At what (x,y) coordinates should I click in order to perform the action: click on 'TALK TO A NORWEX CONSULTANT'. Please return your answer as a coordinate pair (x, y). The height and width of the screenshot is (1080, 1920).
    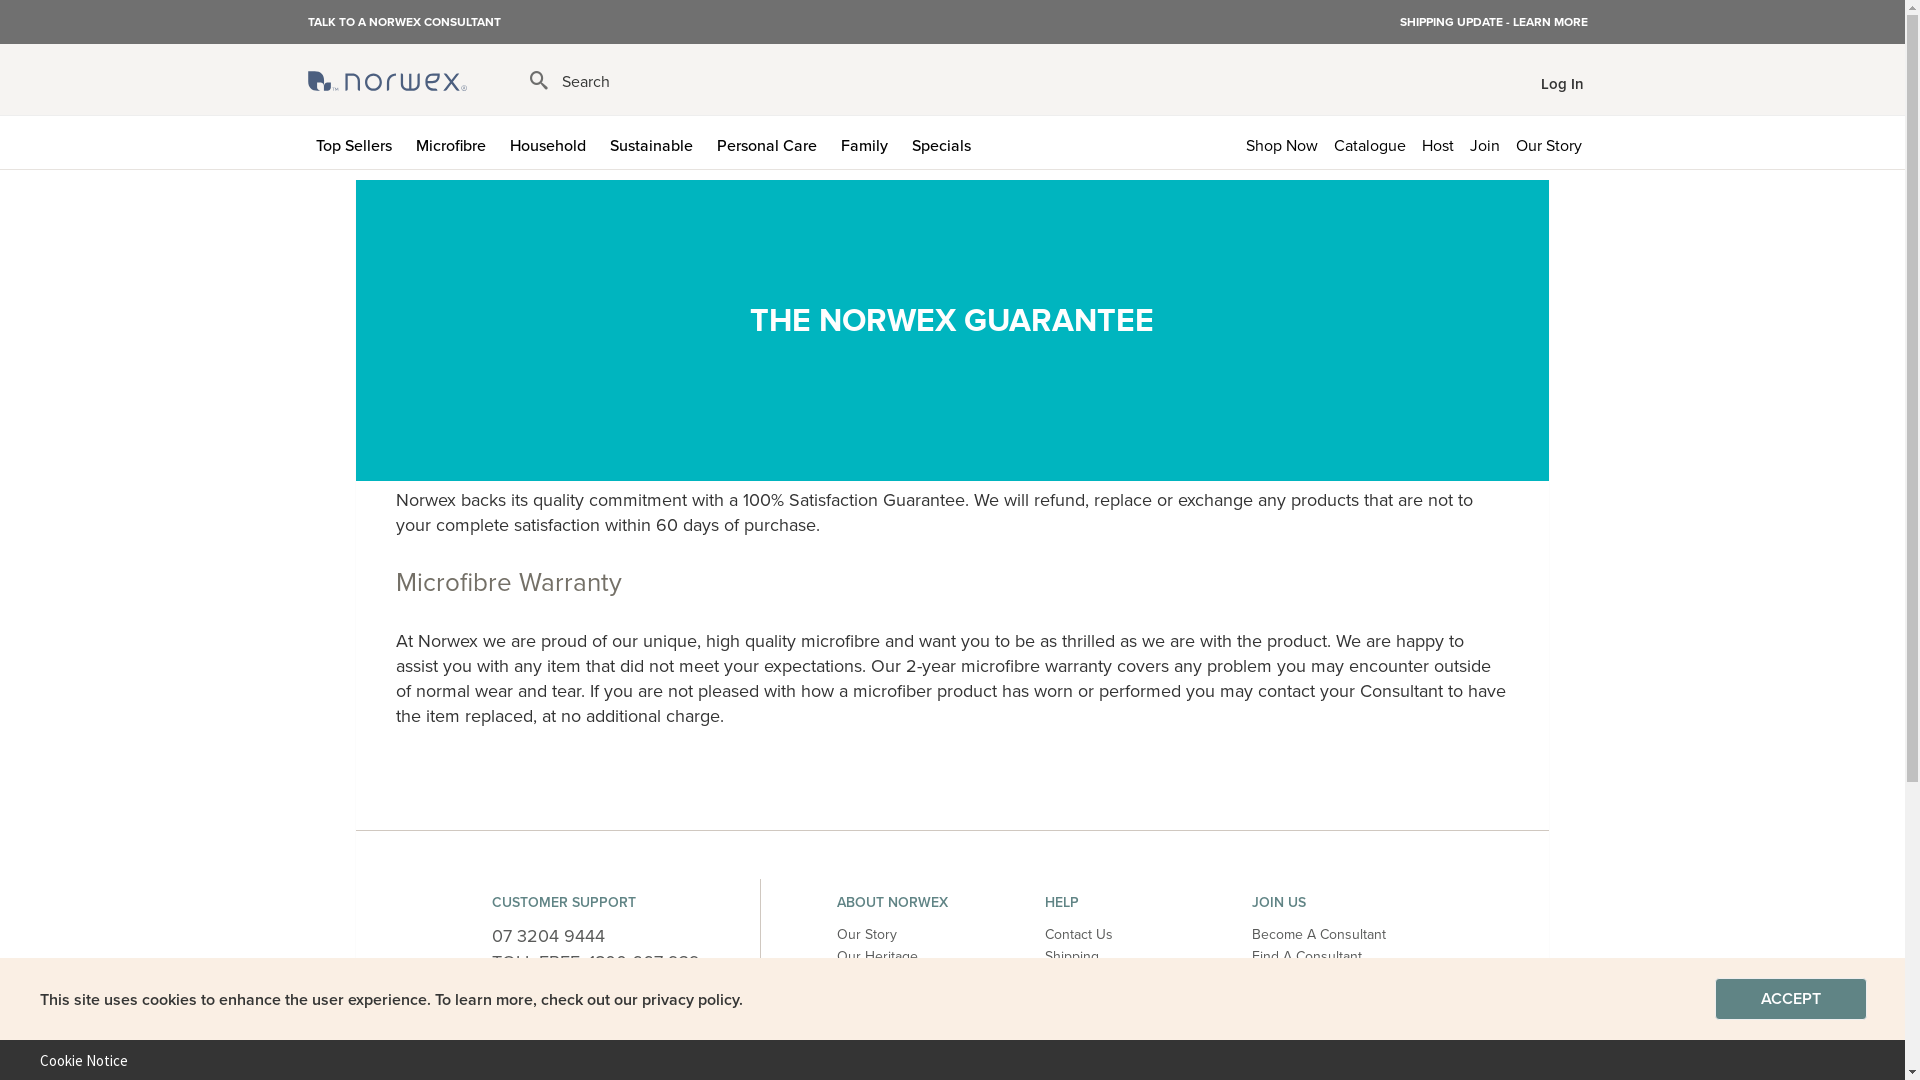
    Looking at the image, I should click on (403, 20).